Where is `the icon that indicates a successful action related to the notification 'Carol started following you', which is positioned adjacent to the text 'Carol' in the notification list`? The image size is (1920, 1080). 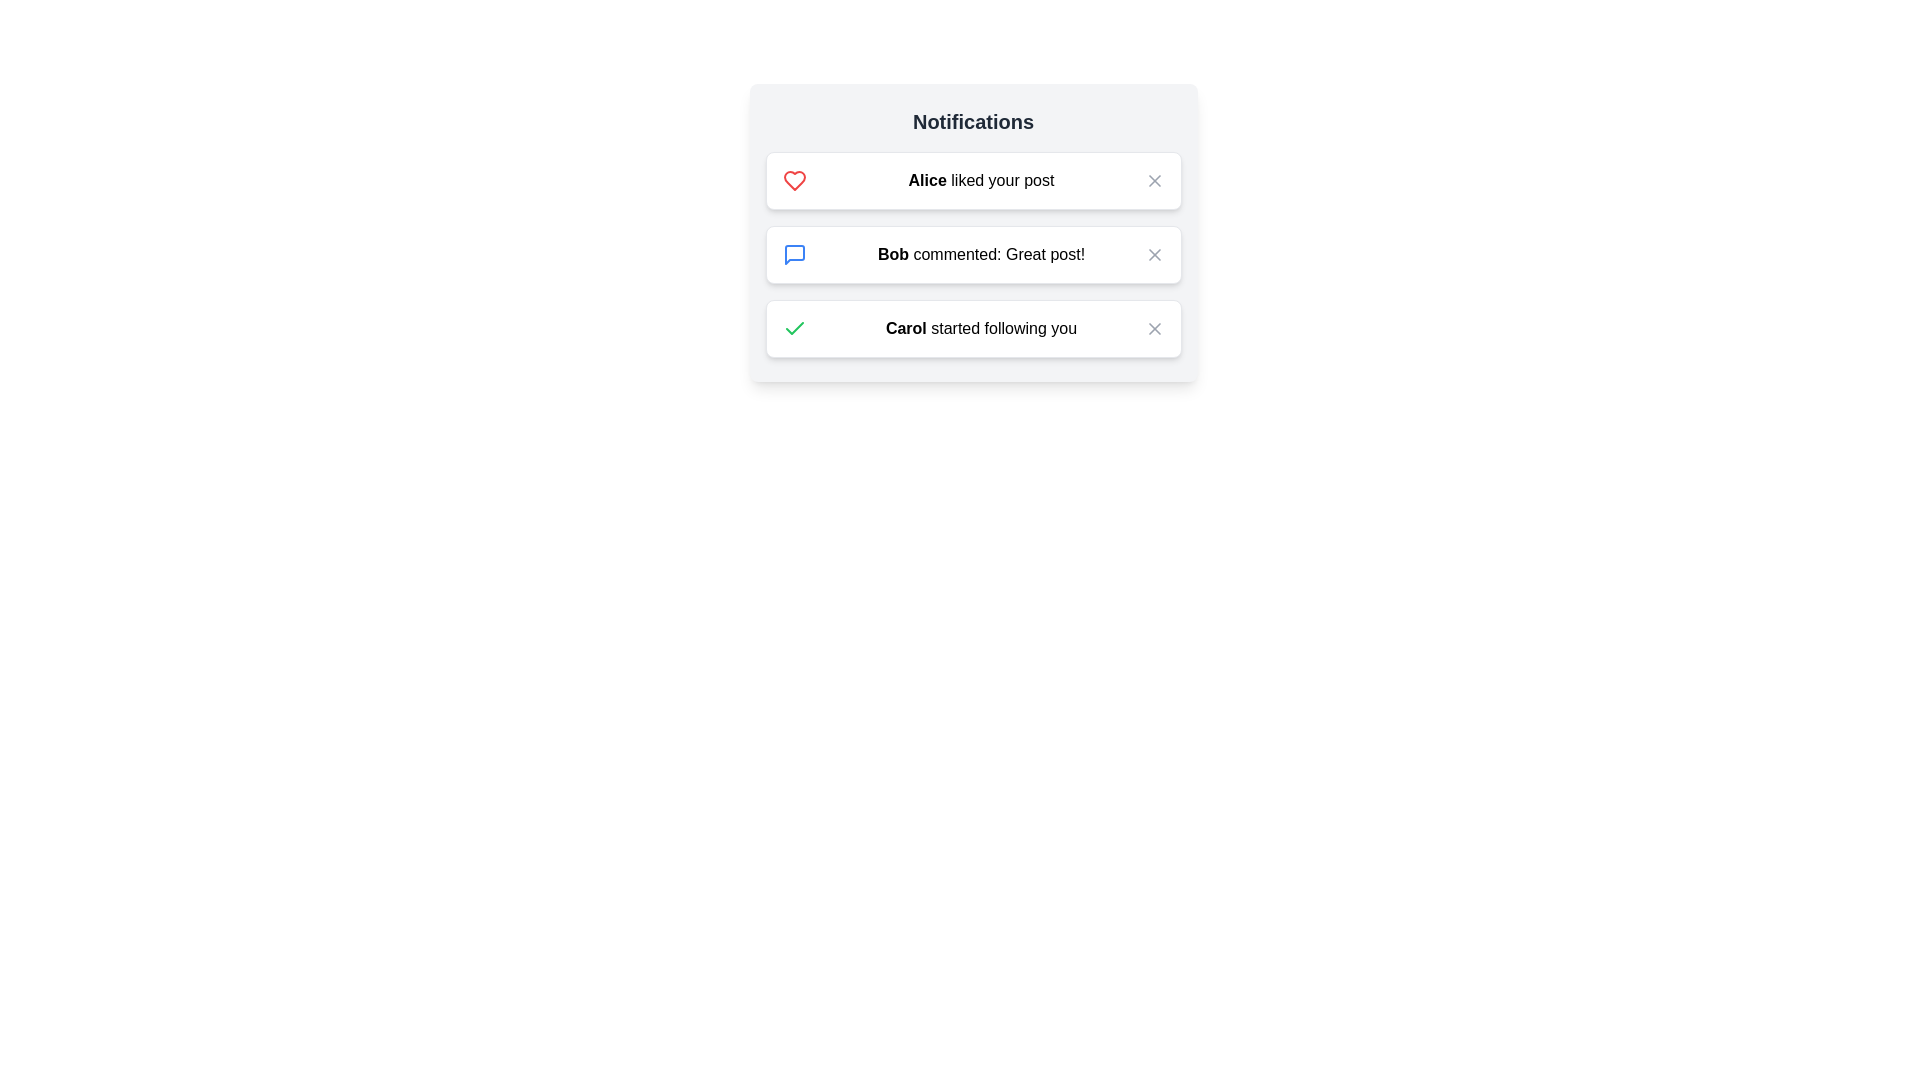
the icon that indicates a successful action related to the notification 'Carol started following you', which is positioned adjacent to the text 'Carol' in the notification list is located at coordinates (793, 327).